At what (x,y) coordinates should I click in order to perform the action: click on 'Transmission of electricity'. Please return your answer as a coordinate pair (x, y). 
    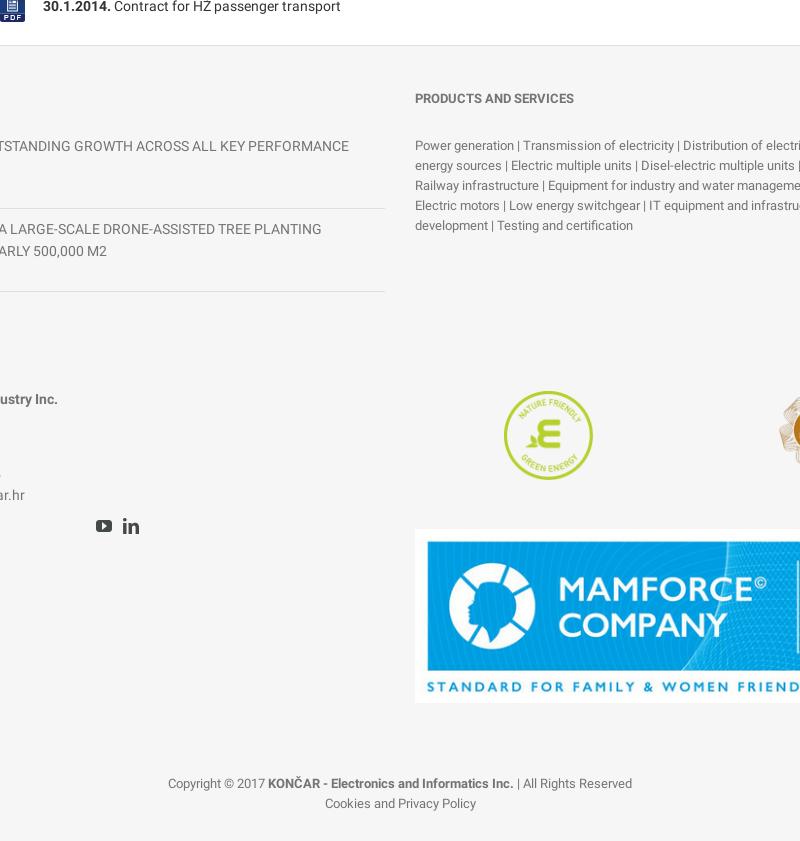
    Looking at the image, I should click on (600, 144).